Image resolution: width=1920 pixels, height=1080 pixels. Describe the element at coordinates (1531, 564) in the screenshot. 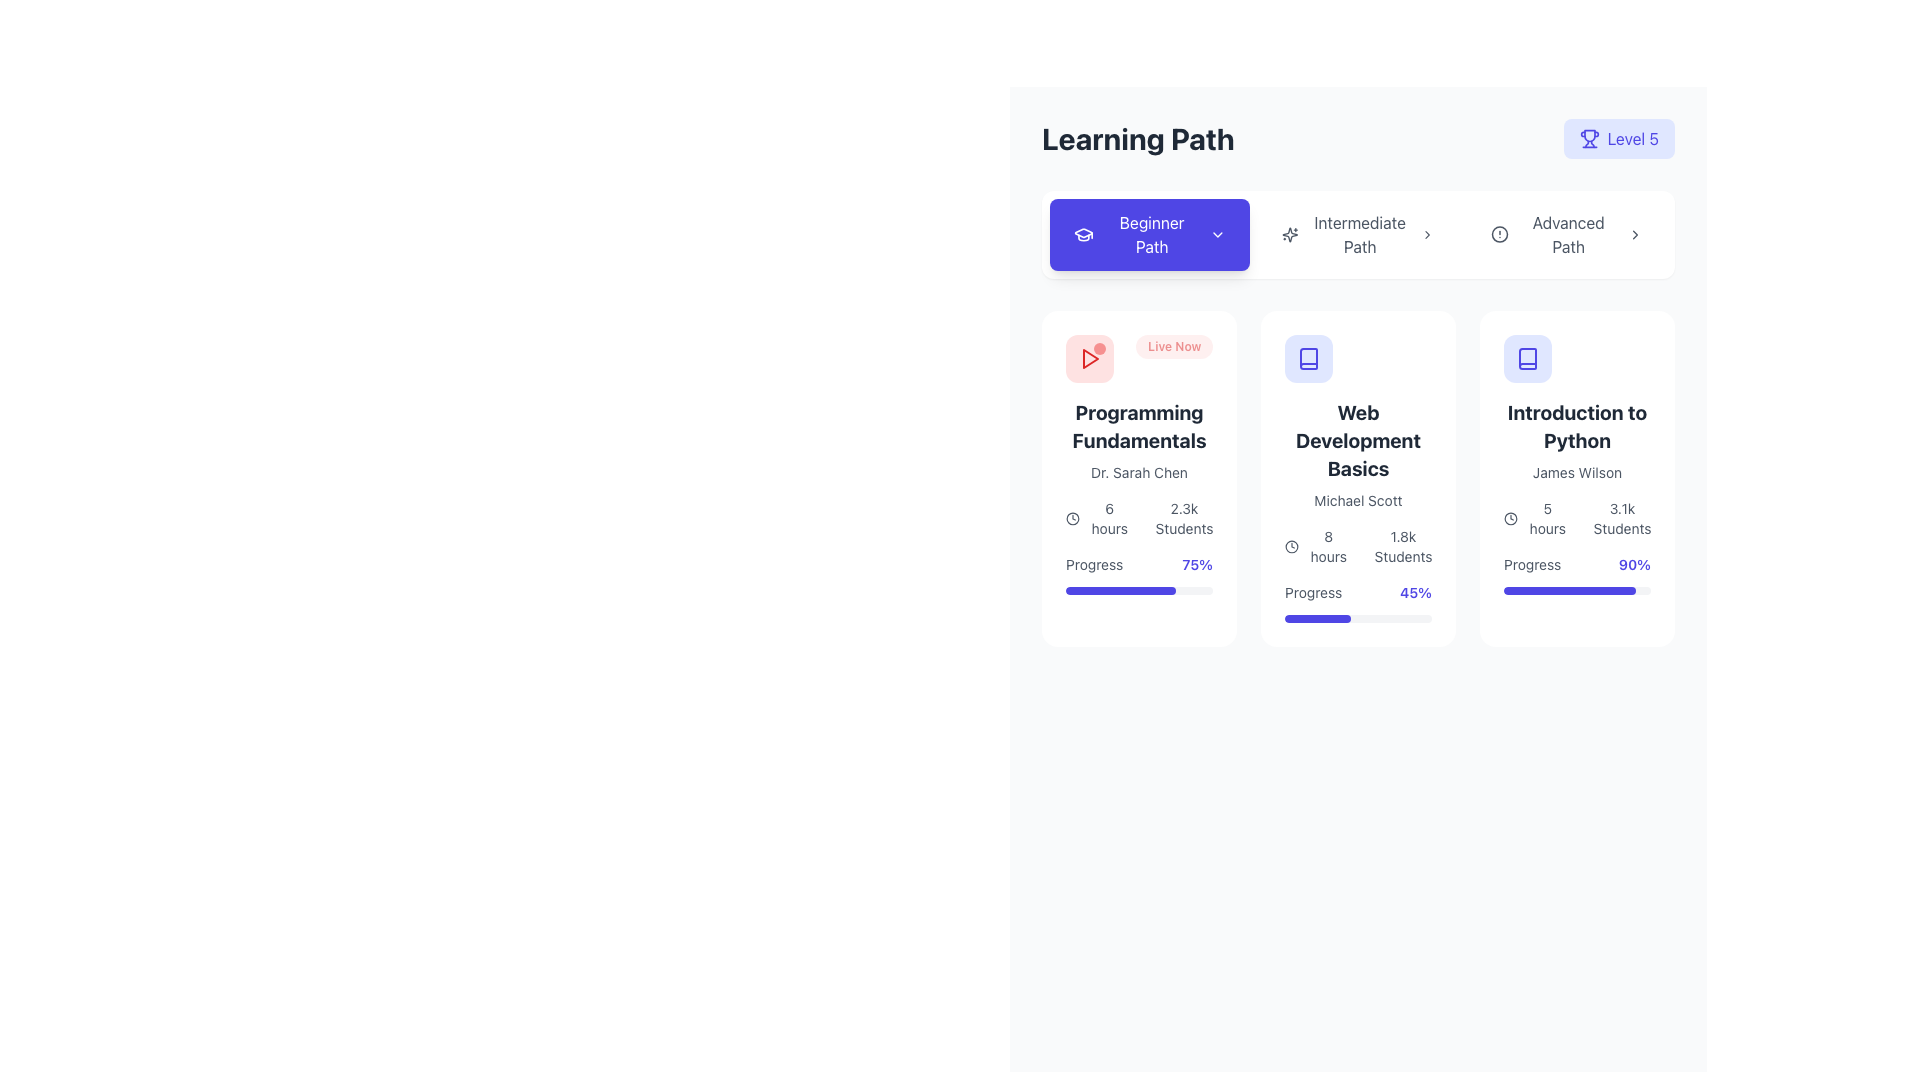

I see `the static label located at the bottom section of the 'Introduction to Python' card, positioned to the left of the '90%' text` at that location.